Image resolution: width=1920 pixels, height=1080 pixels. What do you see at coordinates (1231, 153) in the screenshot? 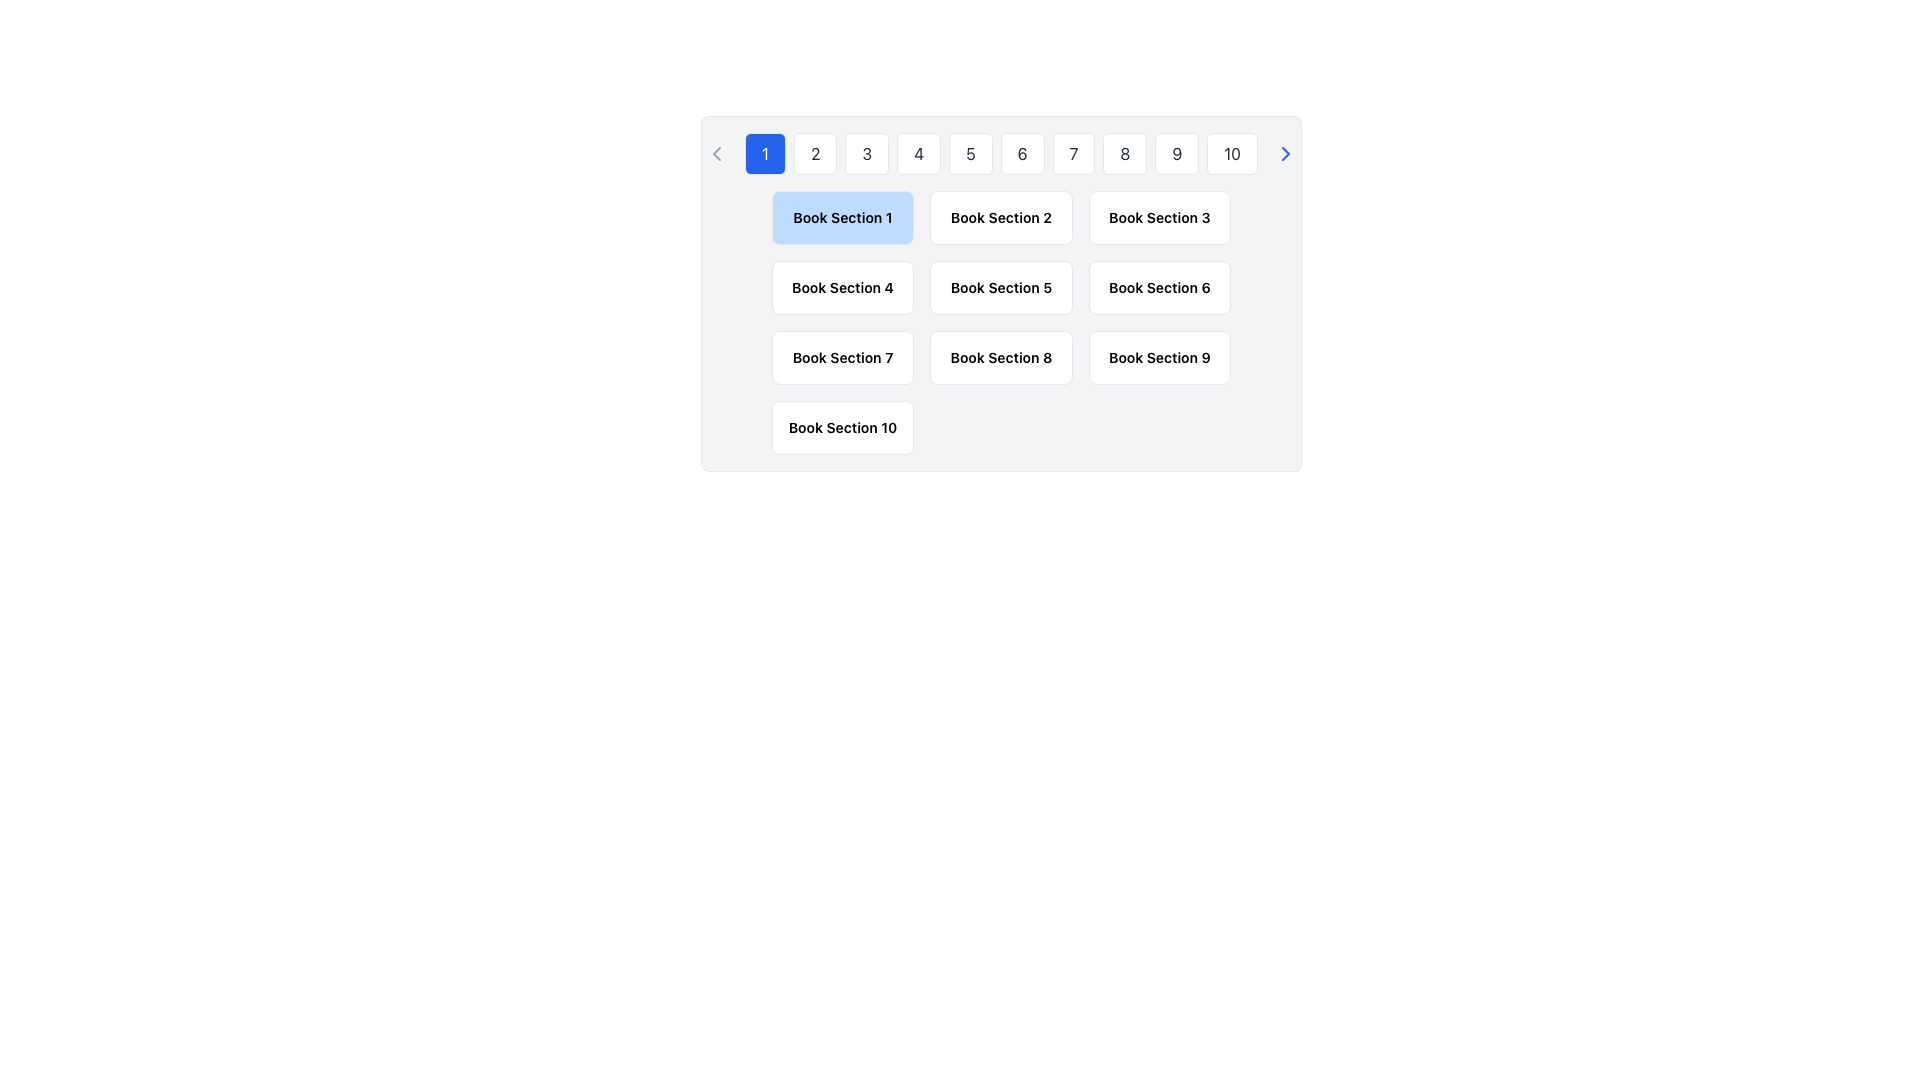
I see `the rectangular button with rounded corners labeled '10'` at bounding box center [1231, 153].